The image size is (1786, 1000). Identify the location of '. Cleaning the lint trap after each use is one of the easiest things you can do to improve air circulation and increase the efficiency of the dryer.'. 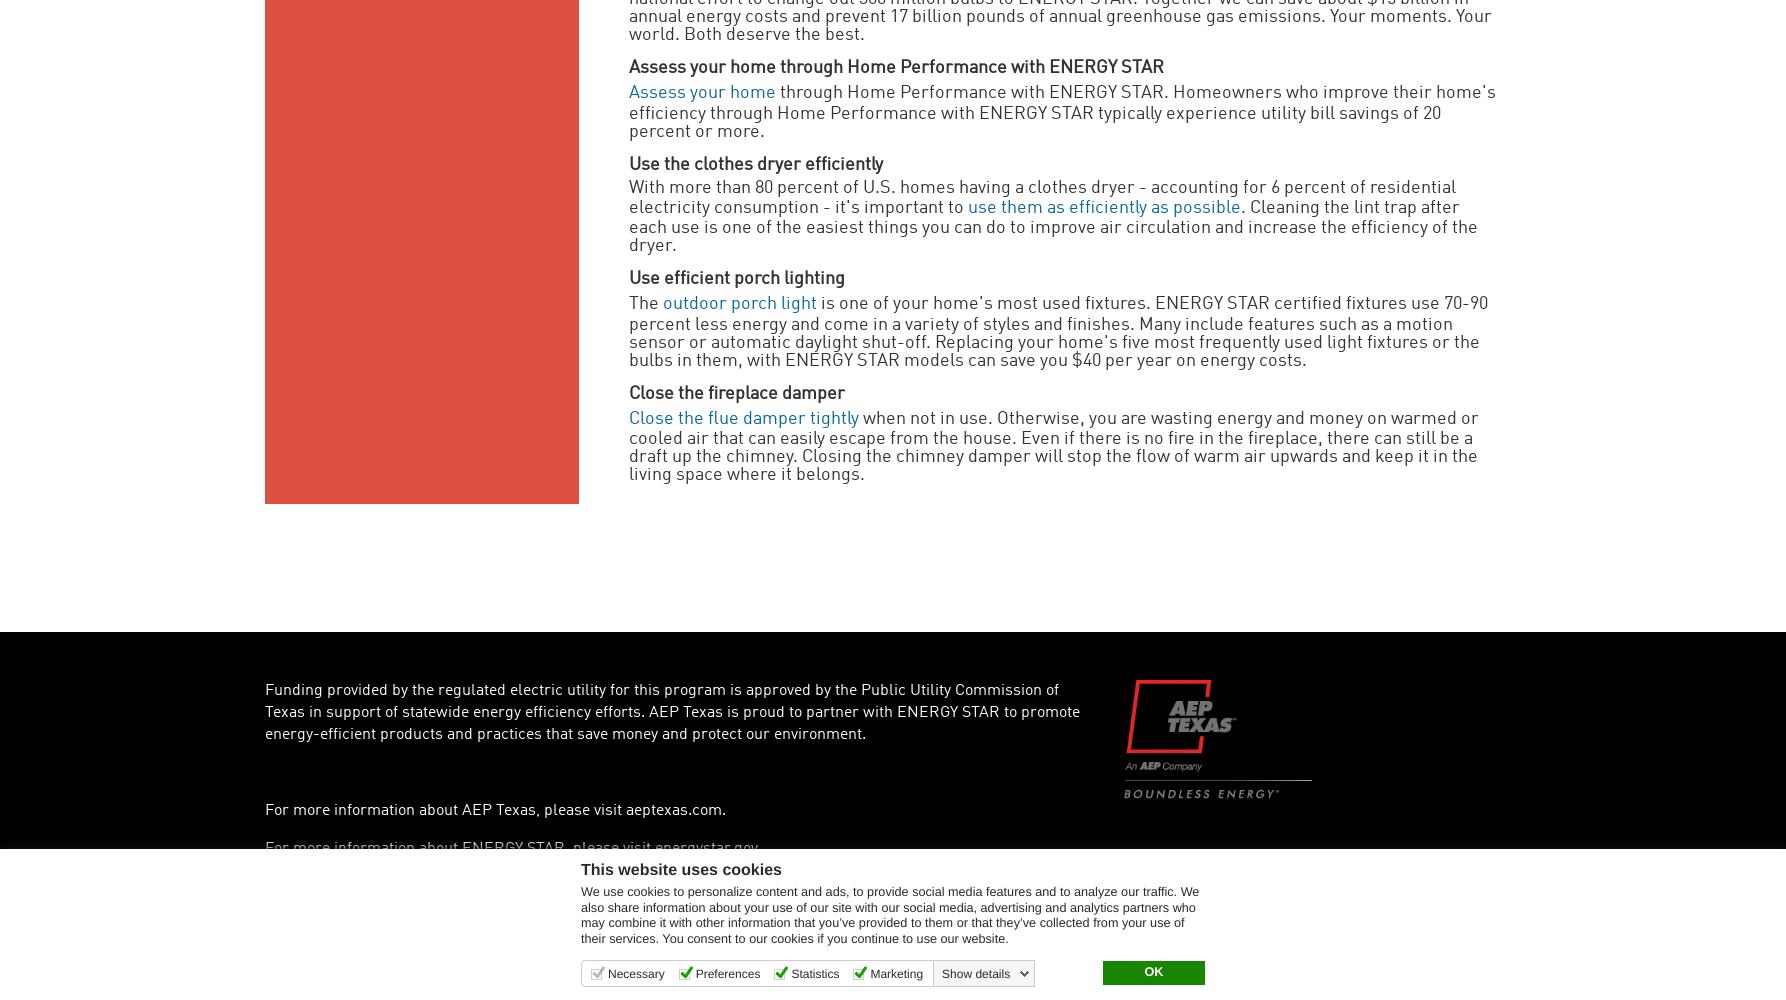
(1052, 225).